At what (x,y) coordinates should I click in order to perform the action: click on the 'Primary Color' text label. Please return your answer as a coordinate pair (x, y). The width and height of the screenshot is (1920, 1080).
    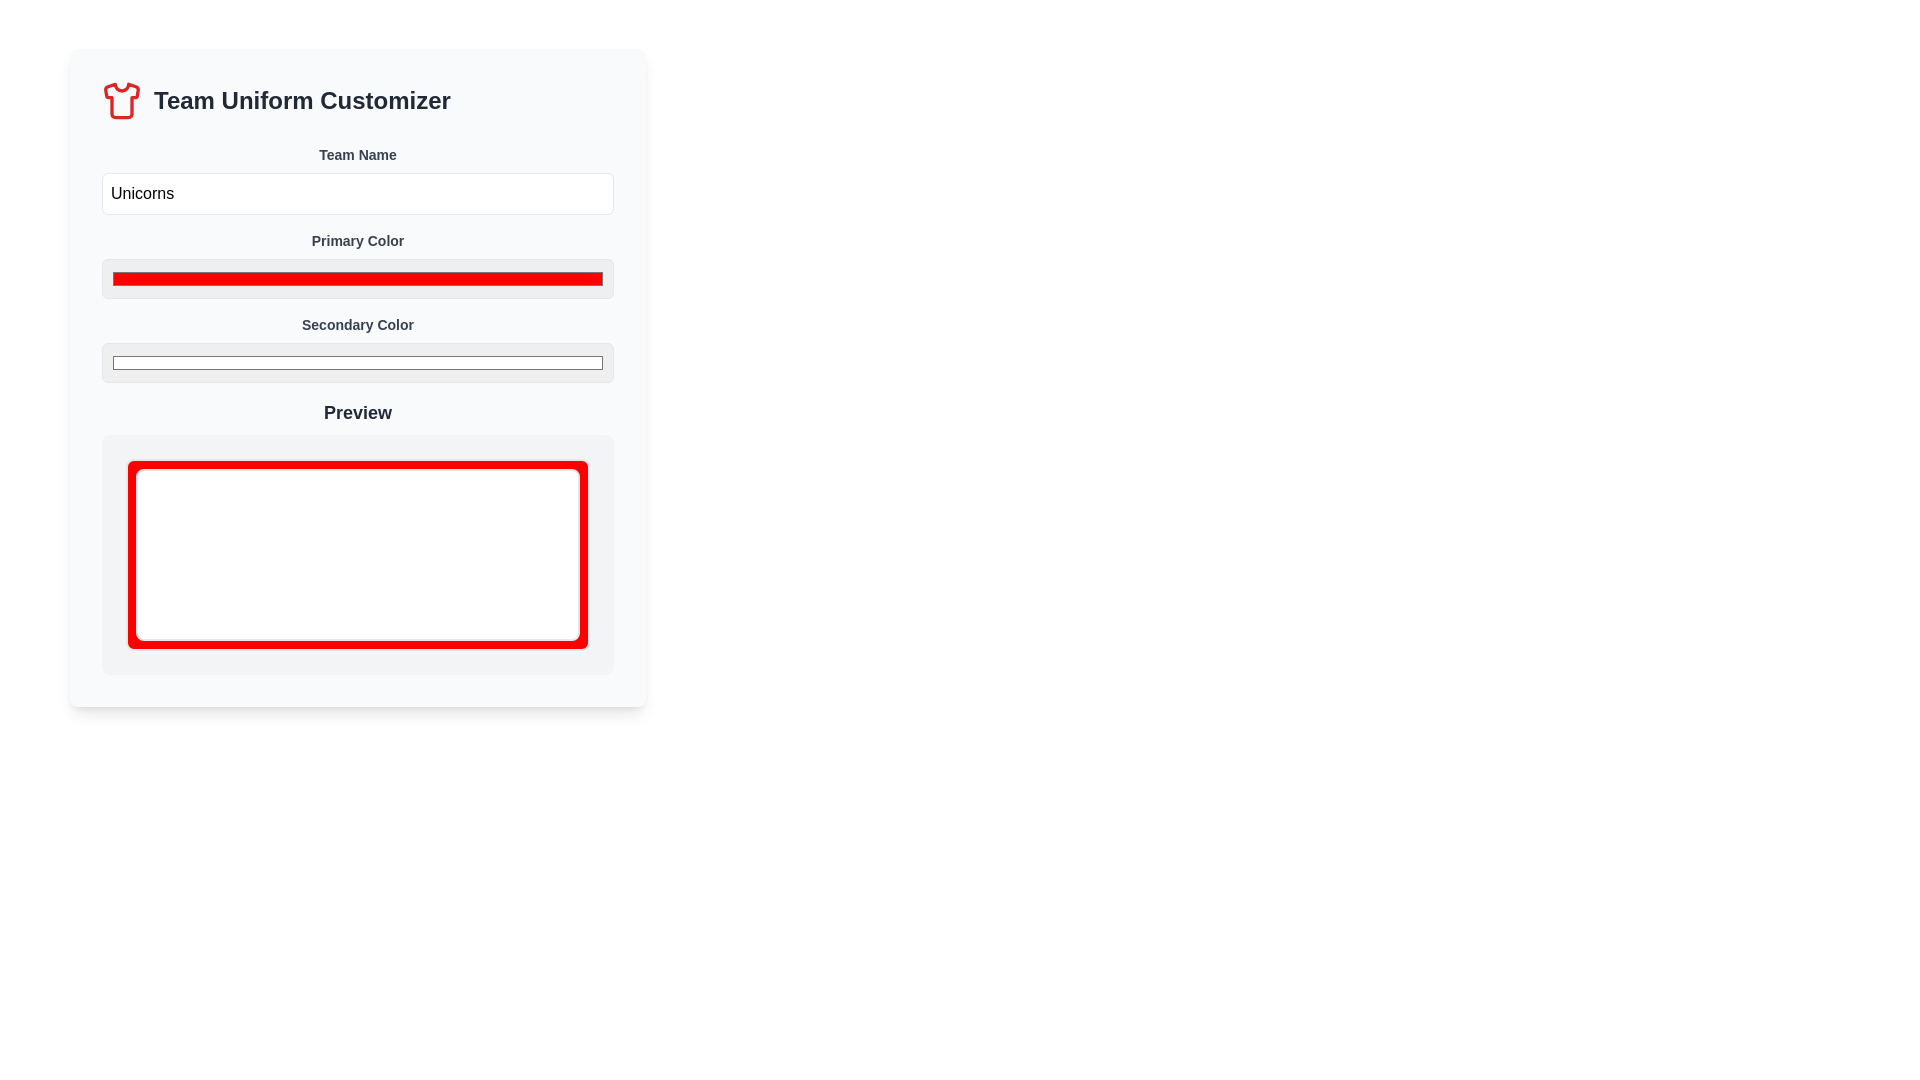
    Looking at the image, I should click on (358, 239).